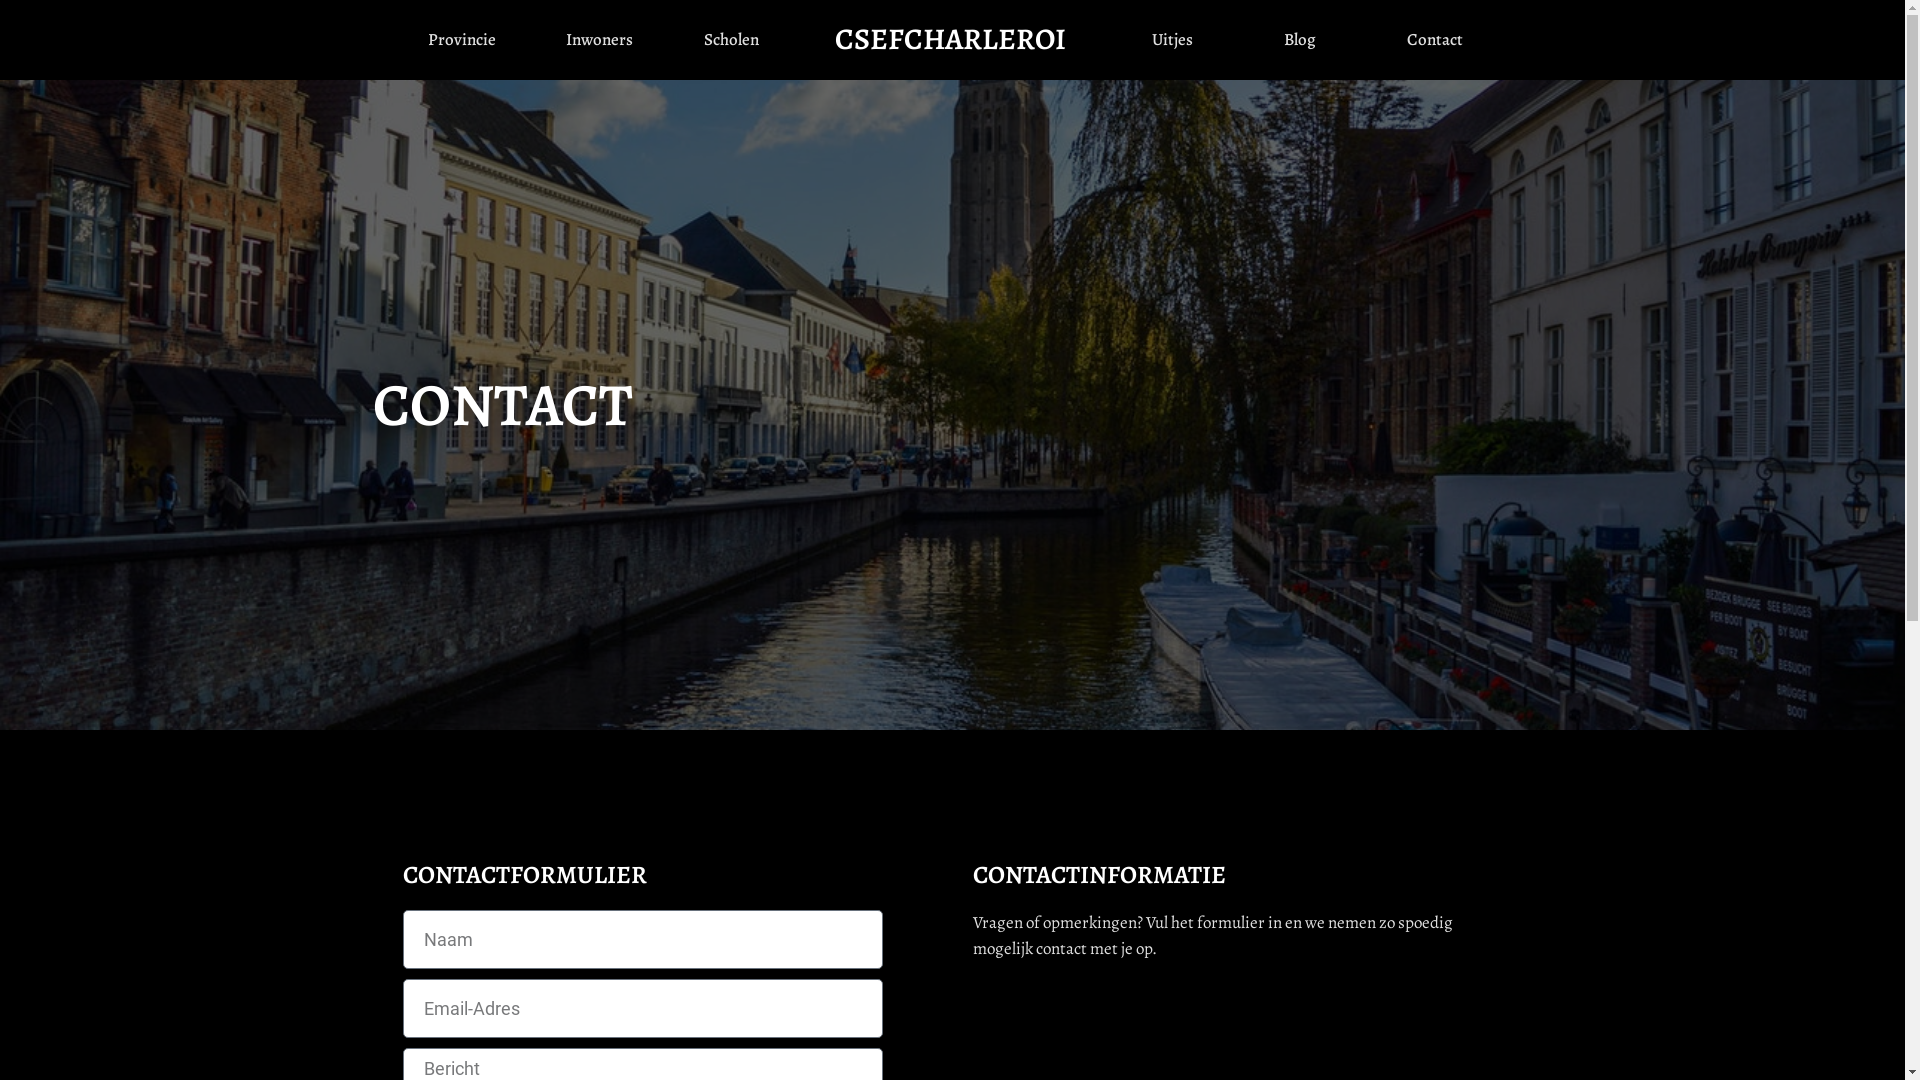 The height and width of the screenshot is (1080, 1920). I want to click on 'Contact', so click(1433, 39).